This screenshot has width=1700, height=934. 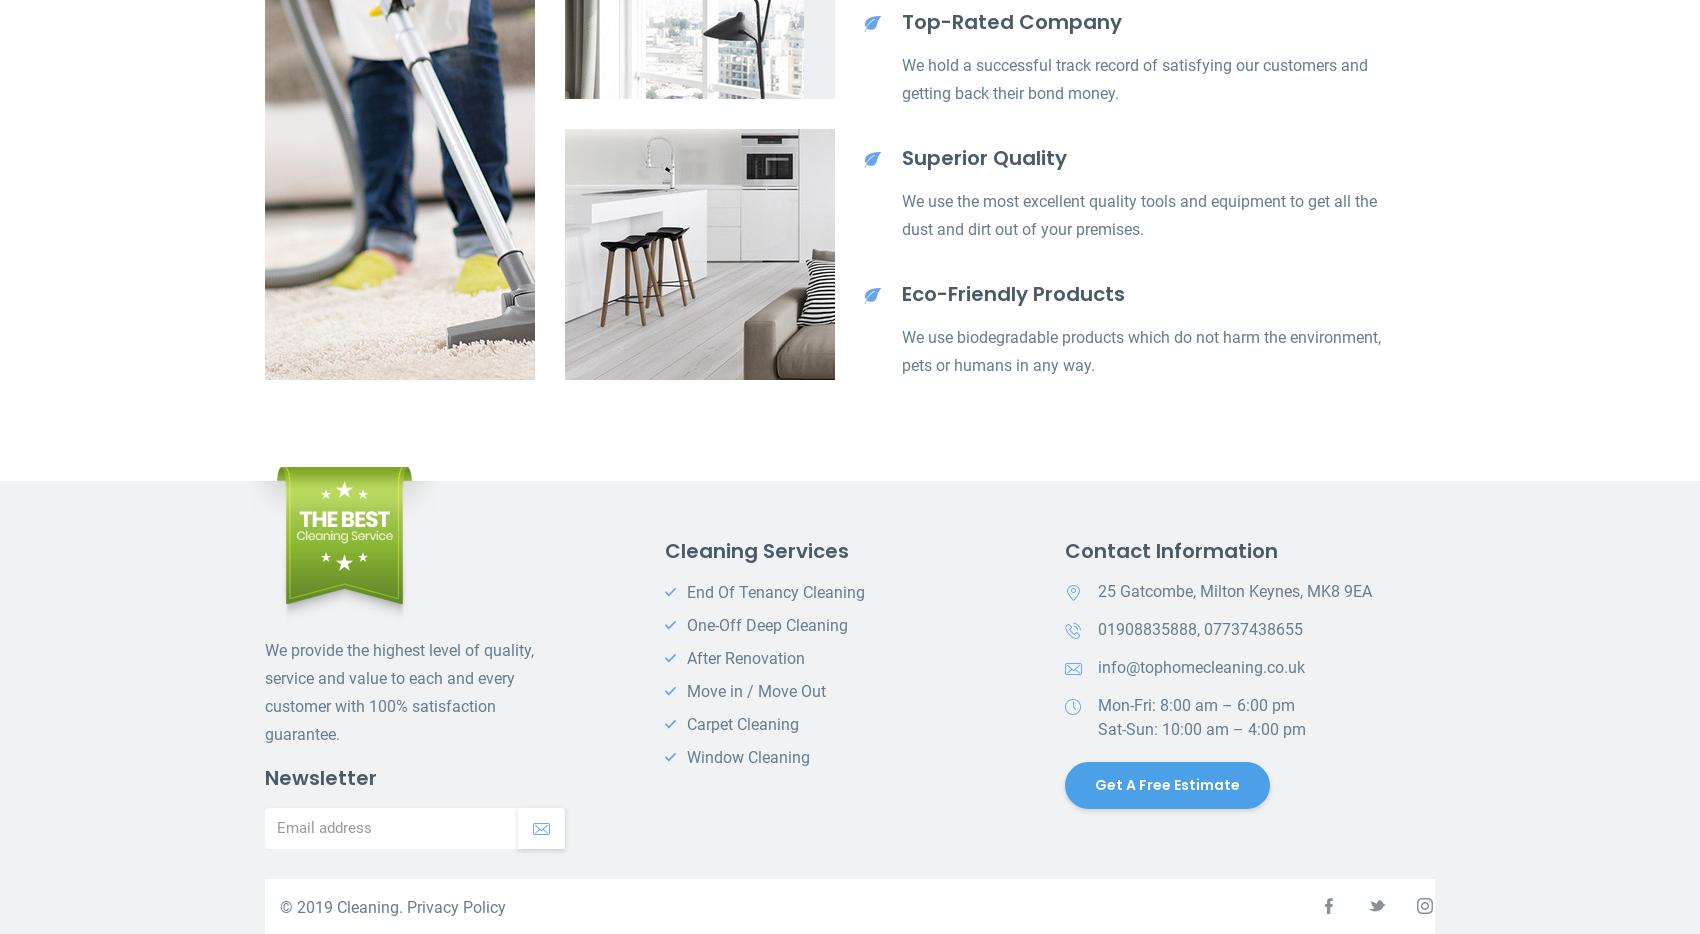 What do you see at coordinates (1011, 21) in the screenshot?
I see `'Top-Rated Company'` at bounding box center [1011, 21].